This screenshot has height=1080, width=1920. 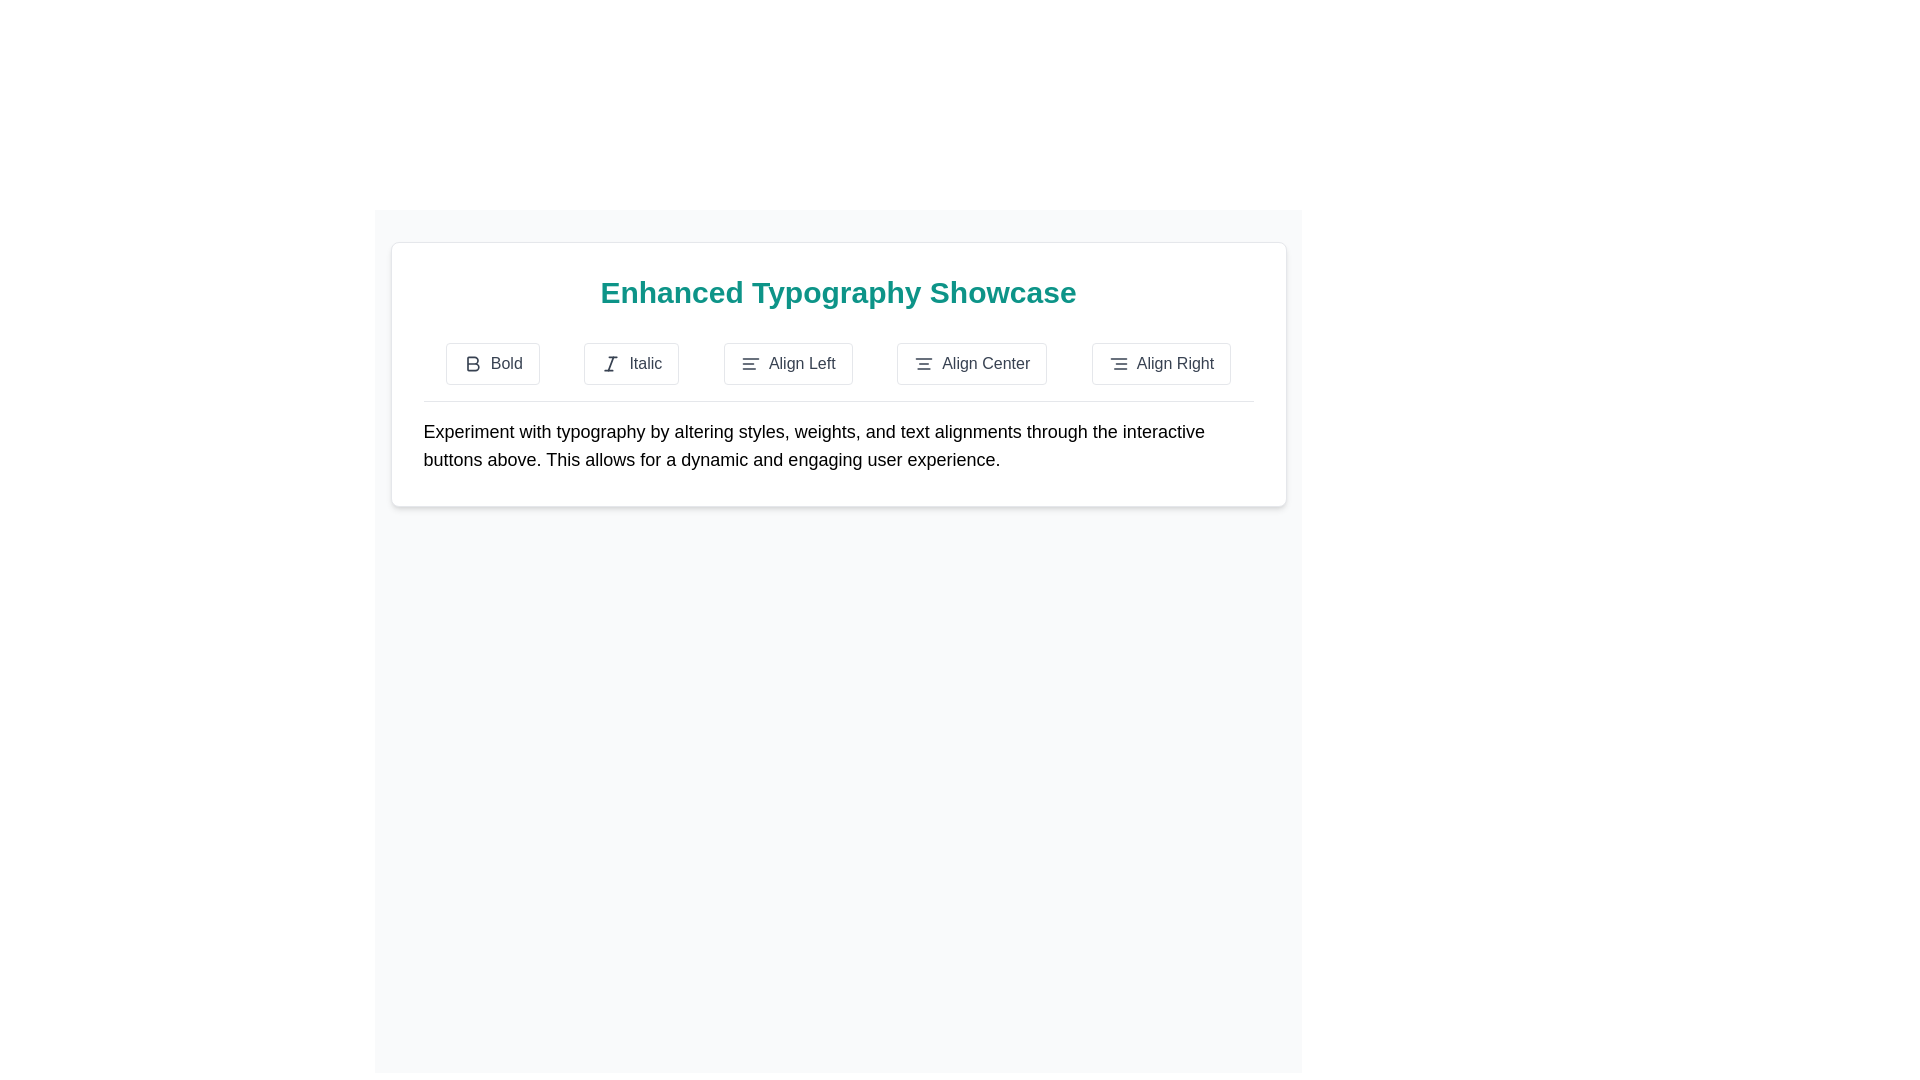 I want to click on the bold styling button, so click(x=492, y=363).